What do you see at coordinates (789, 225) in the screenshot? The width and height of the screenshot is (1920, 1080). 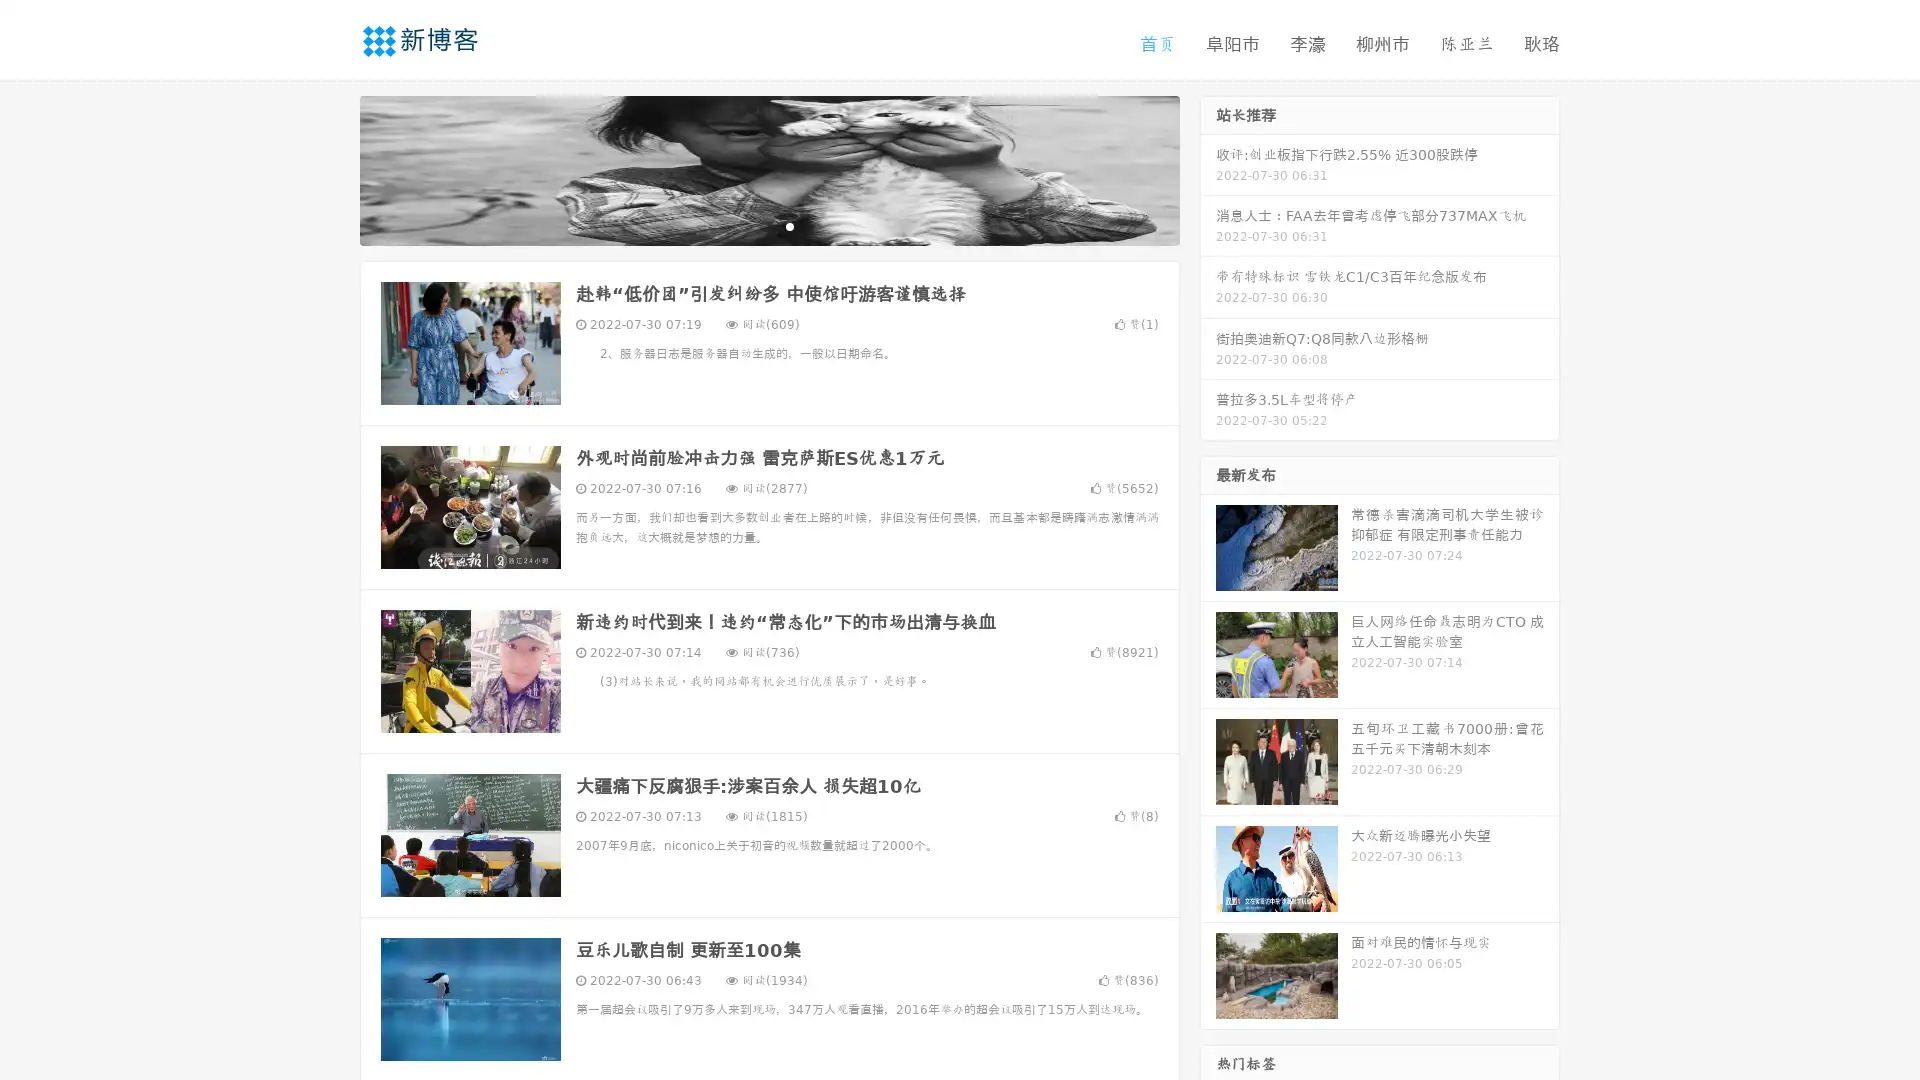 I see `Go to slide 3` at bounding box center [789, 225].